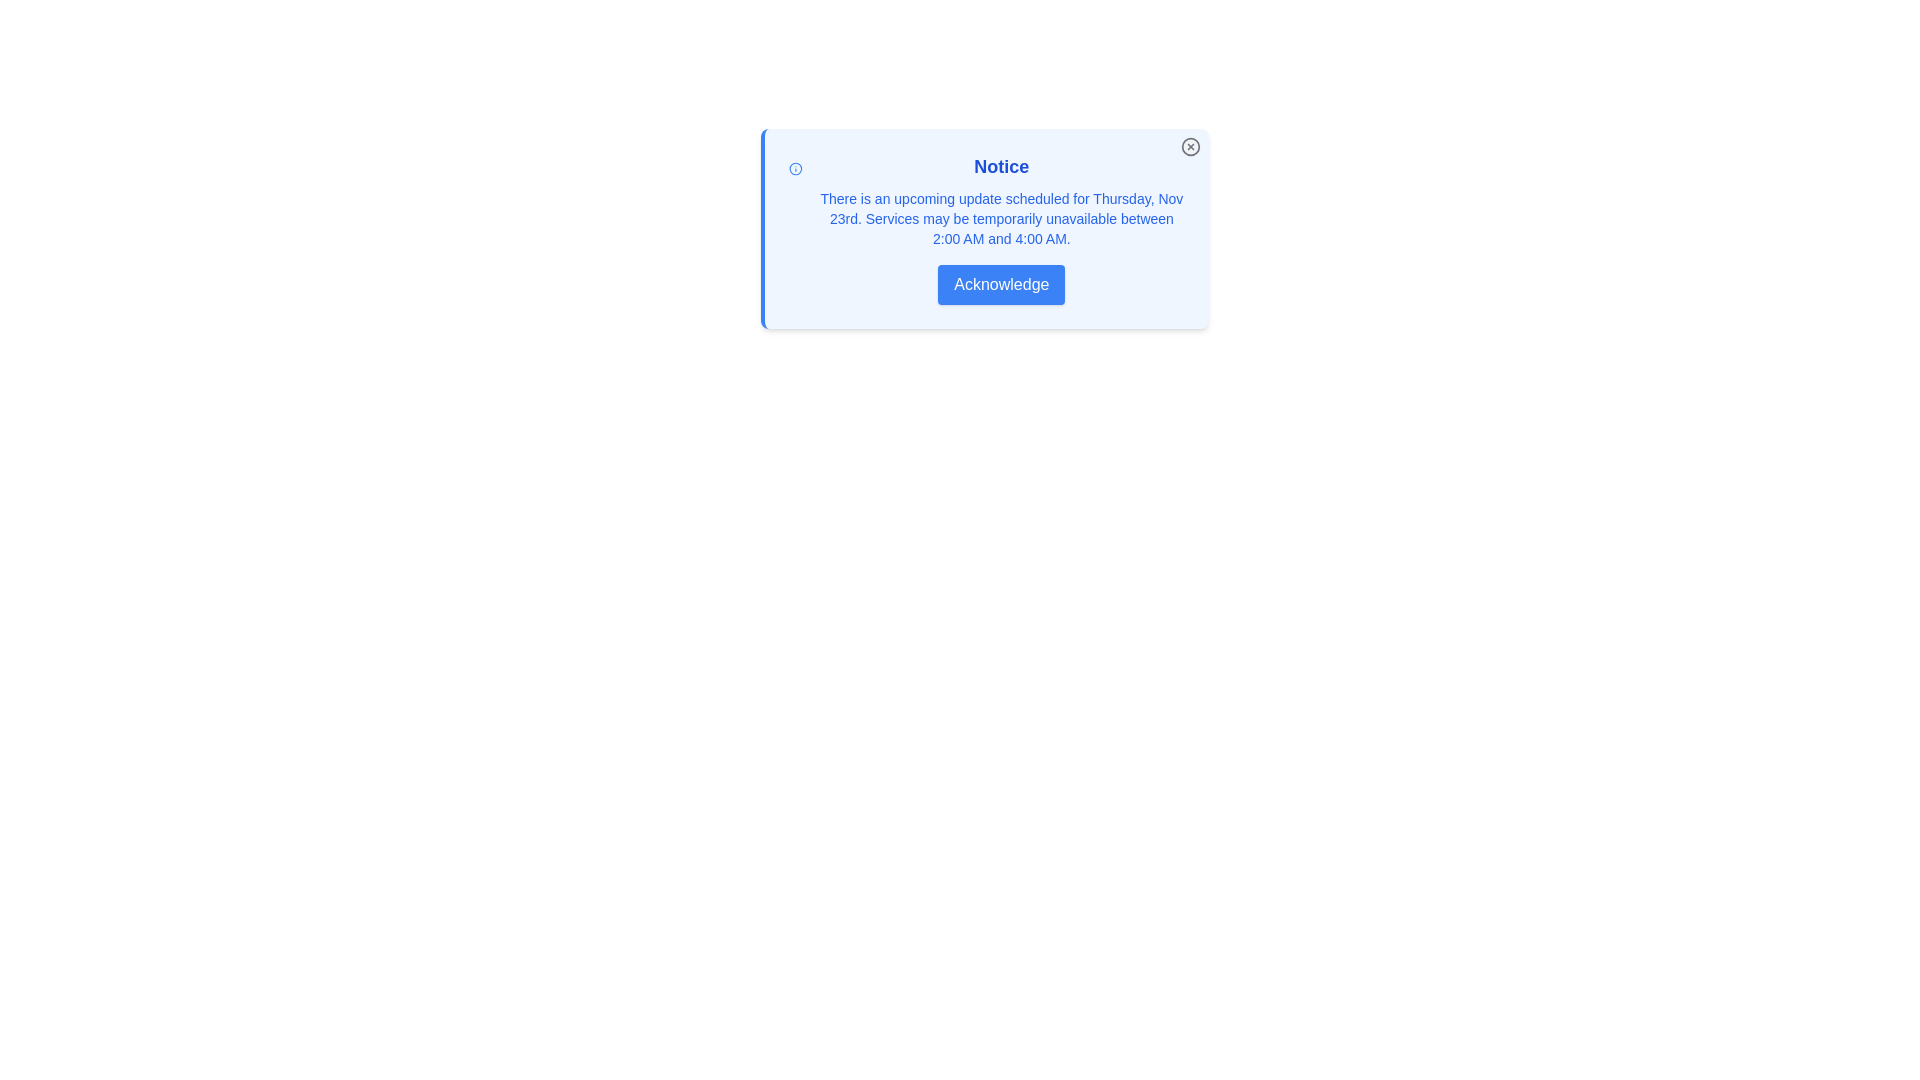 This screenshot has height=1080, width=1920. What do you see at coordinates (1190, 145) in the screenshot?
I see `the circular 'X' button located in the top-right corner of the notice box` at bounding box center [1190, 145].